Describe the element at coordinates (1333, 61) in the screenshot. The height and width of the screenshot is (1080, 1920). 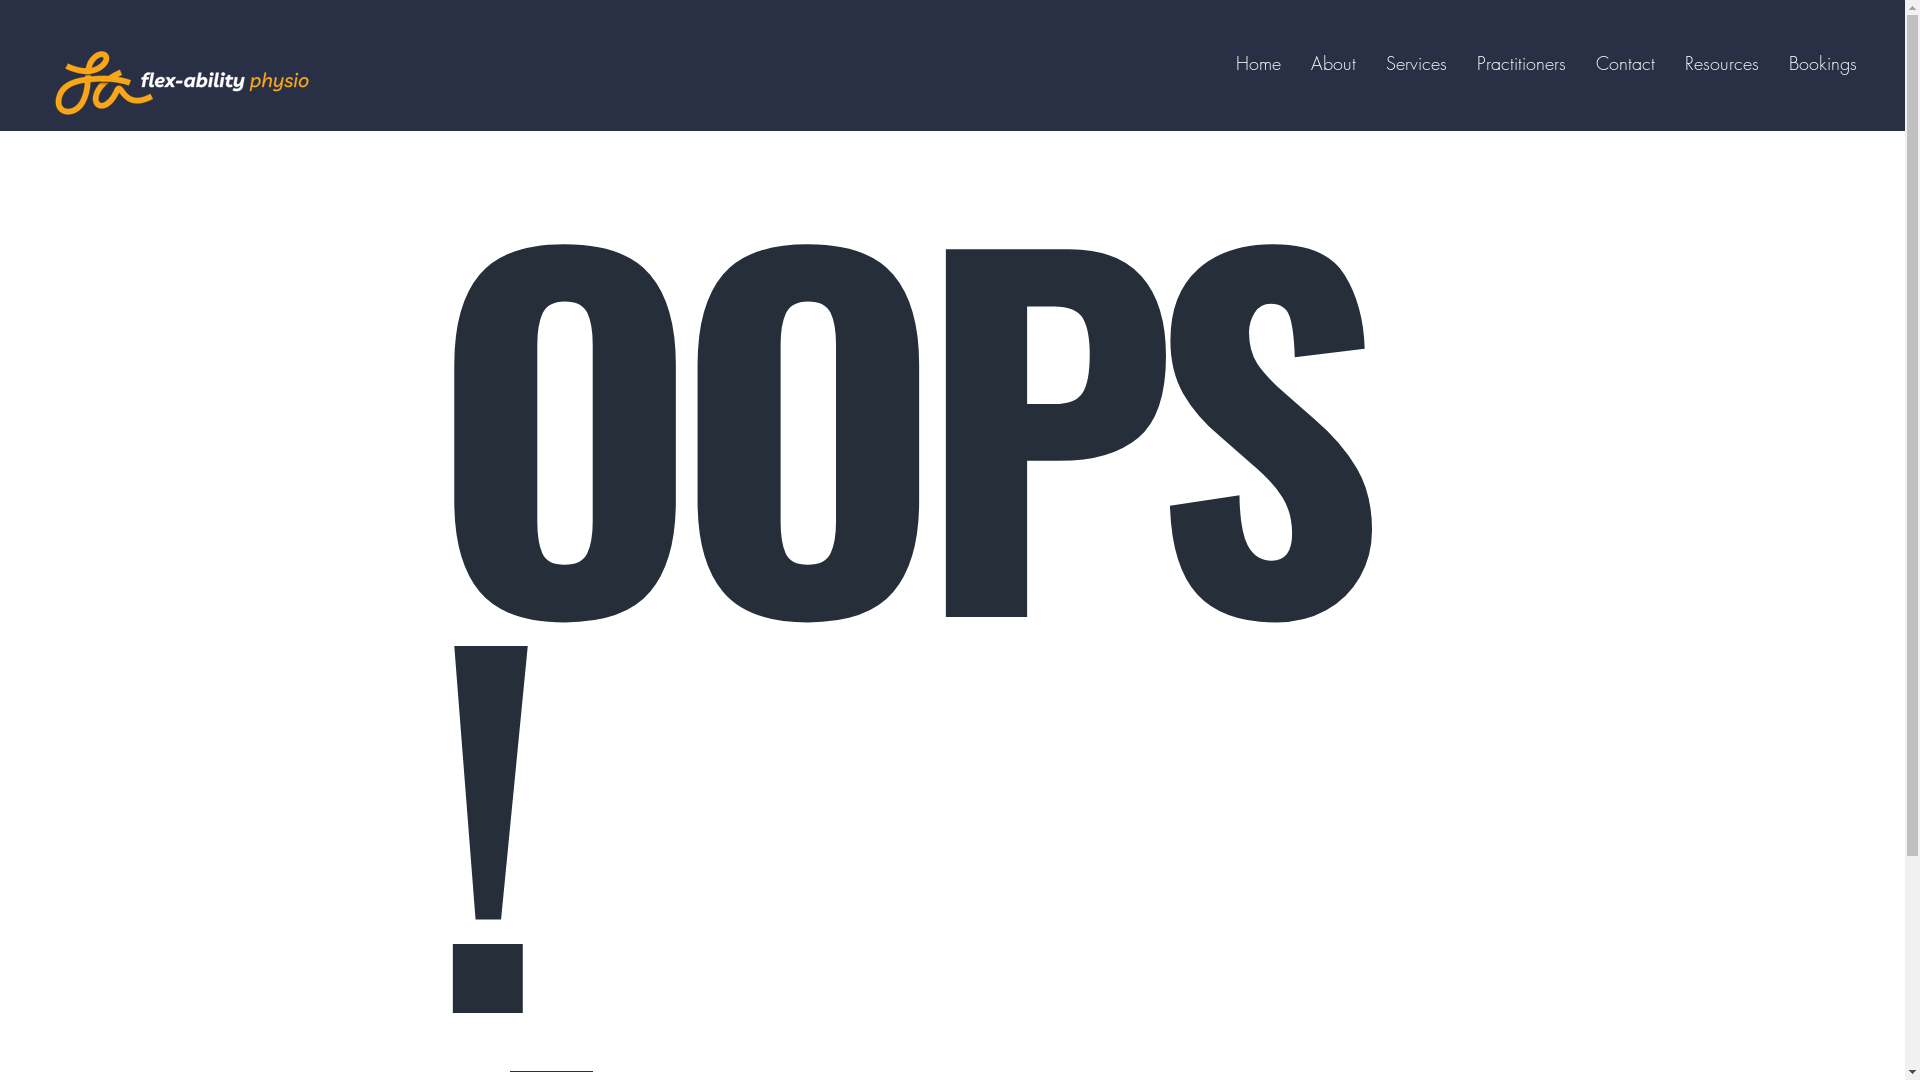
I see `'About'` at that location.